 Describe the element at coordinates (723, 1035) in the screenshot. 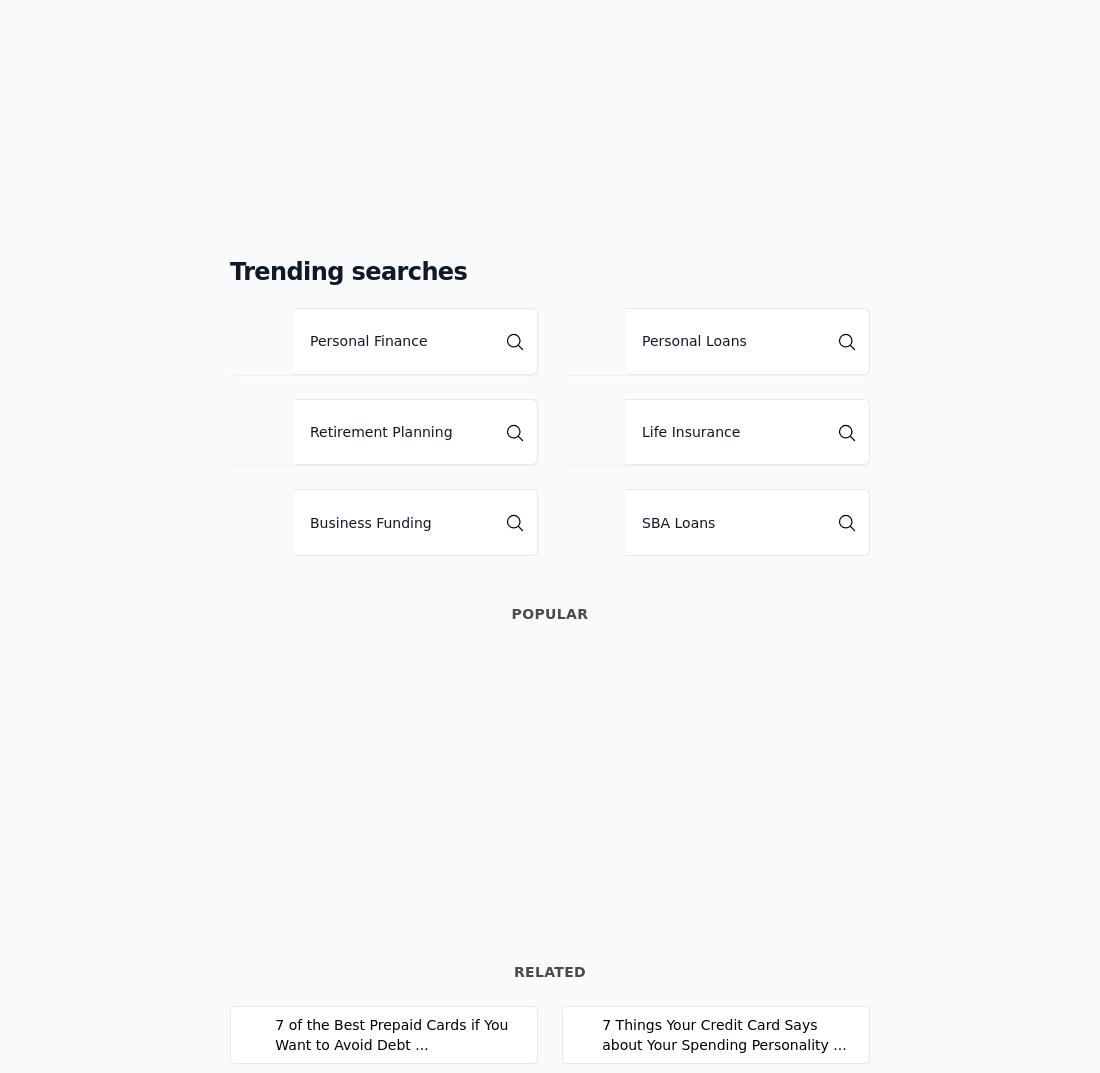

I see `'7 Things Your Credit Card Says about Your Spending Personality ...'` at that location.